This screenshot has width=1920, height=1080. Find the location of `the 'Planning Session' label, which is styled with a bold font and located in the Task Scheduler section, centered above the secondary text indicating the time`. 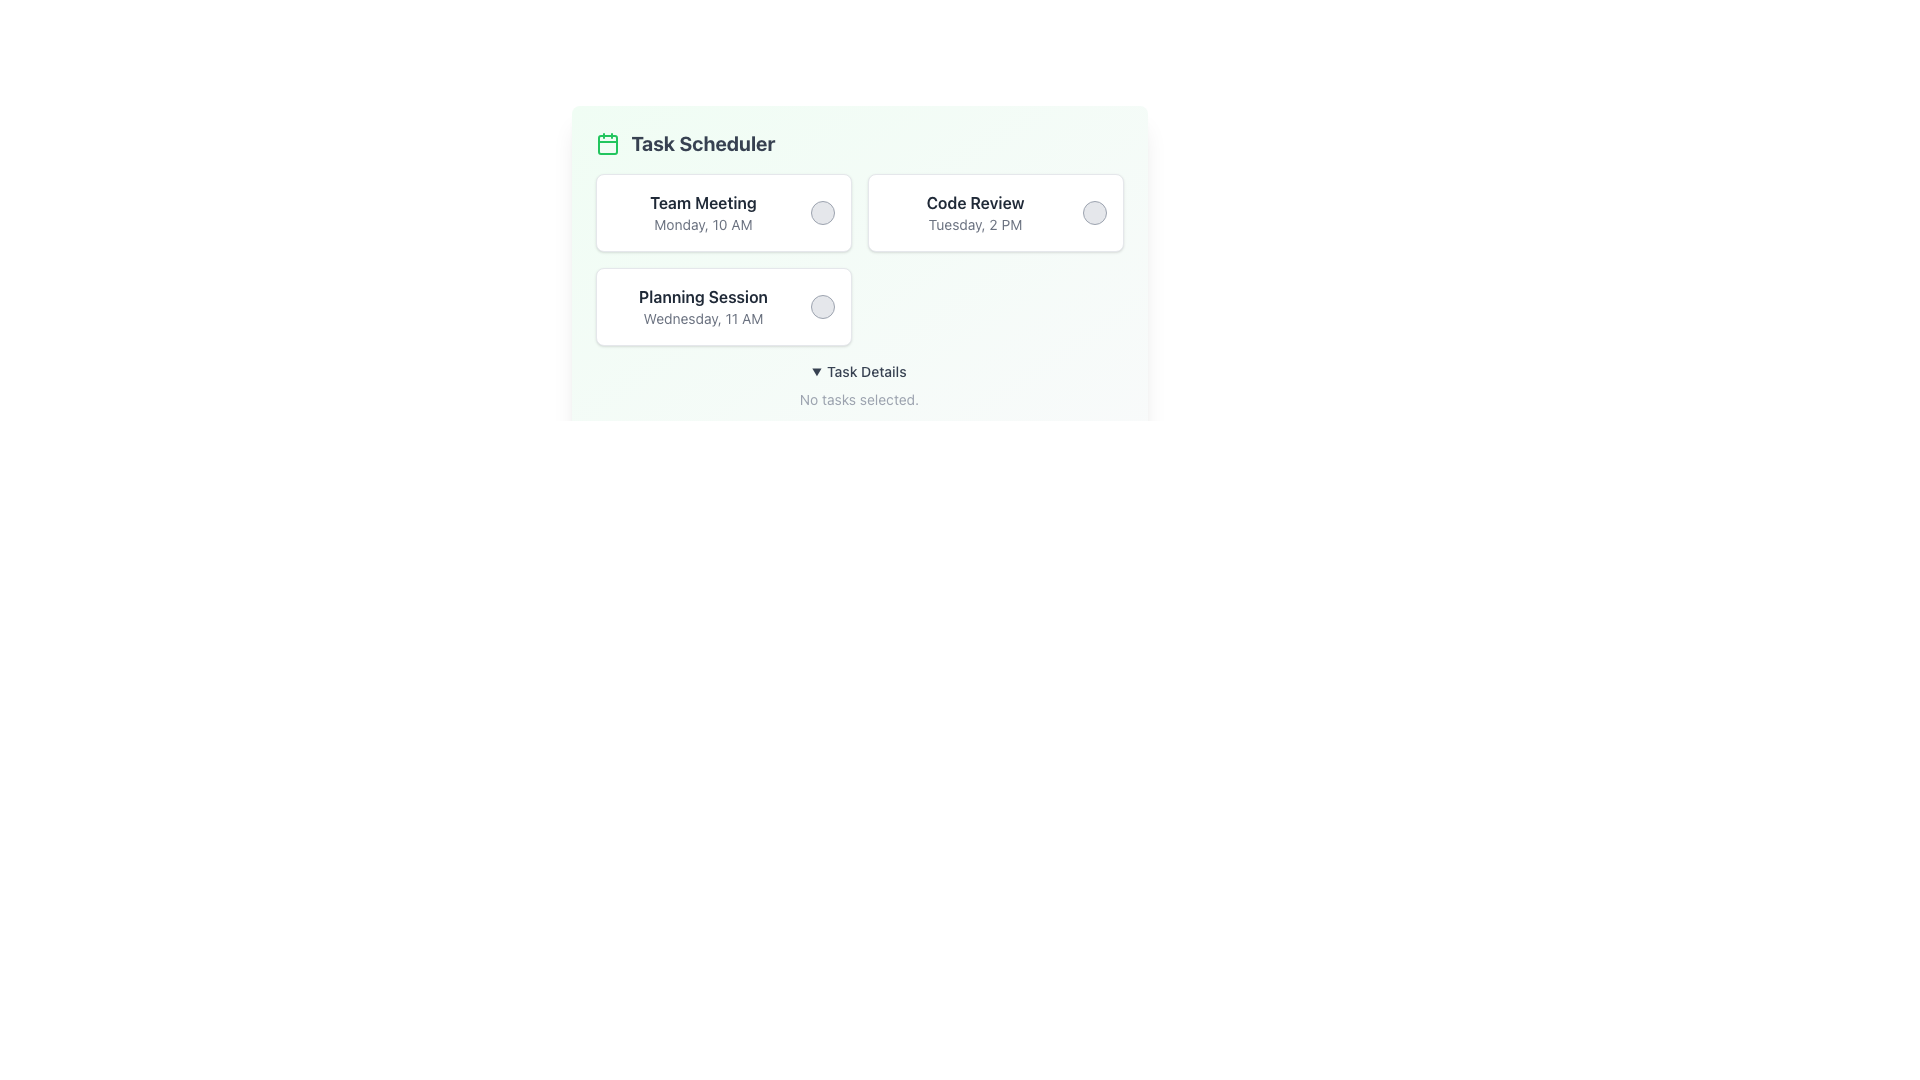

the 'Planning Session' label, which is styled with a bold font and located in the Task Scheduler section, centered above the secondary text indicating the time is located at coordinates (703, 297).